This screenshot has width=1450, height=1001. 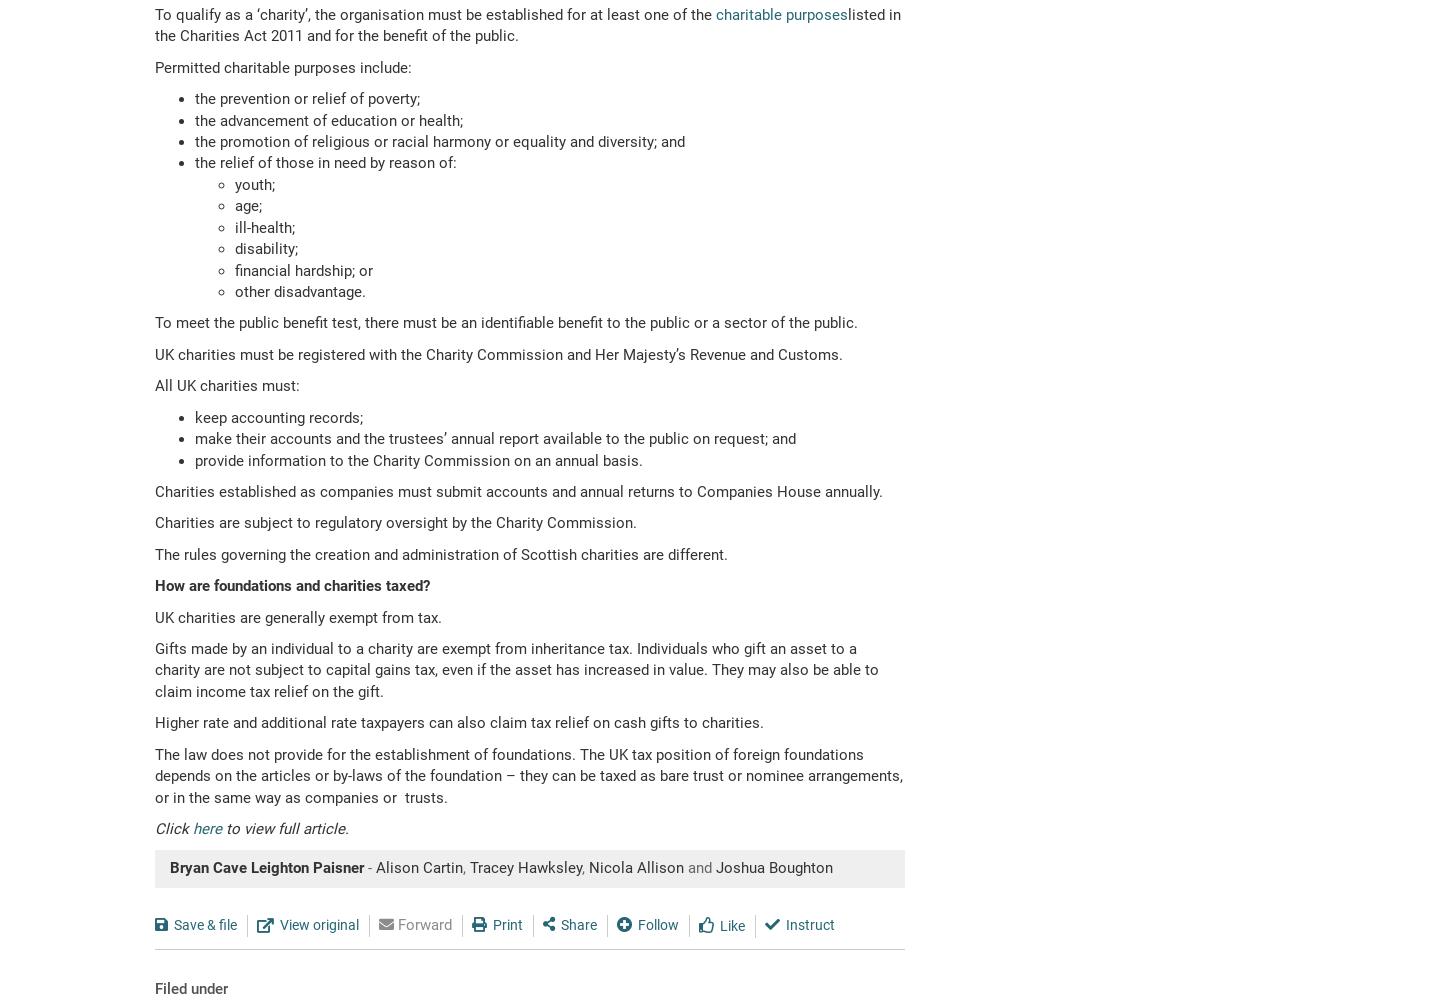 What do you see at coordinates (190, 986) in the screenshot?
I see `'Filed under'` at bounding box center [190, 986].